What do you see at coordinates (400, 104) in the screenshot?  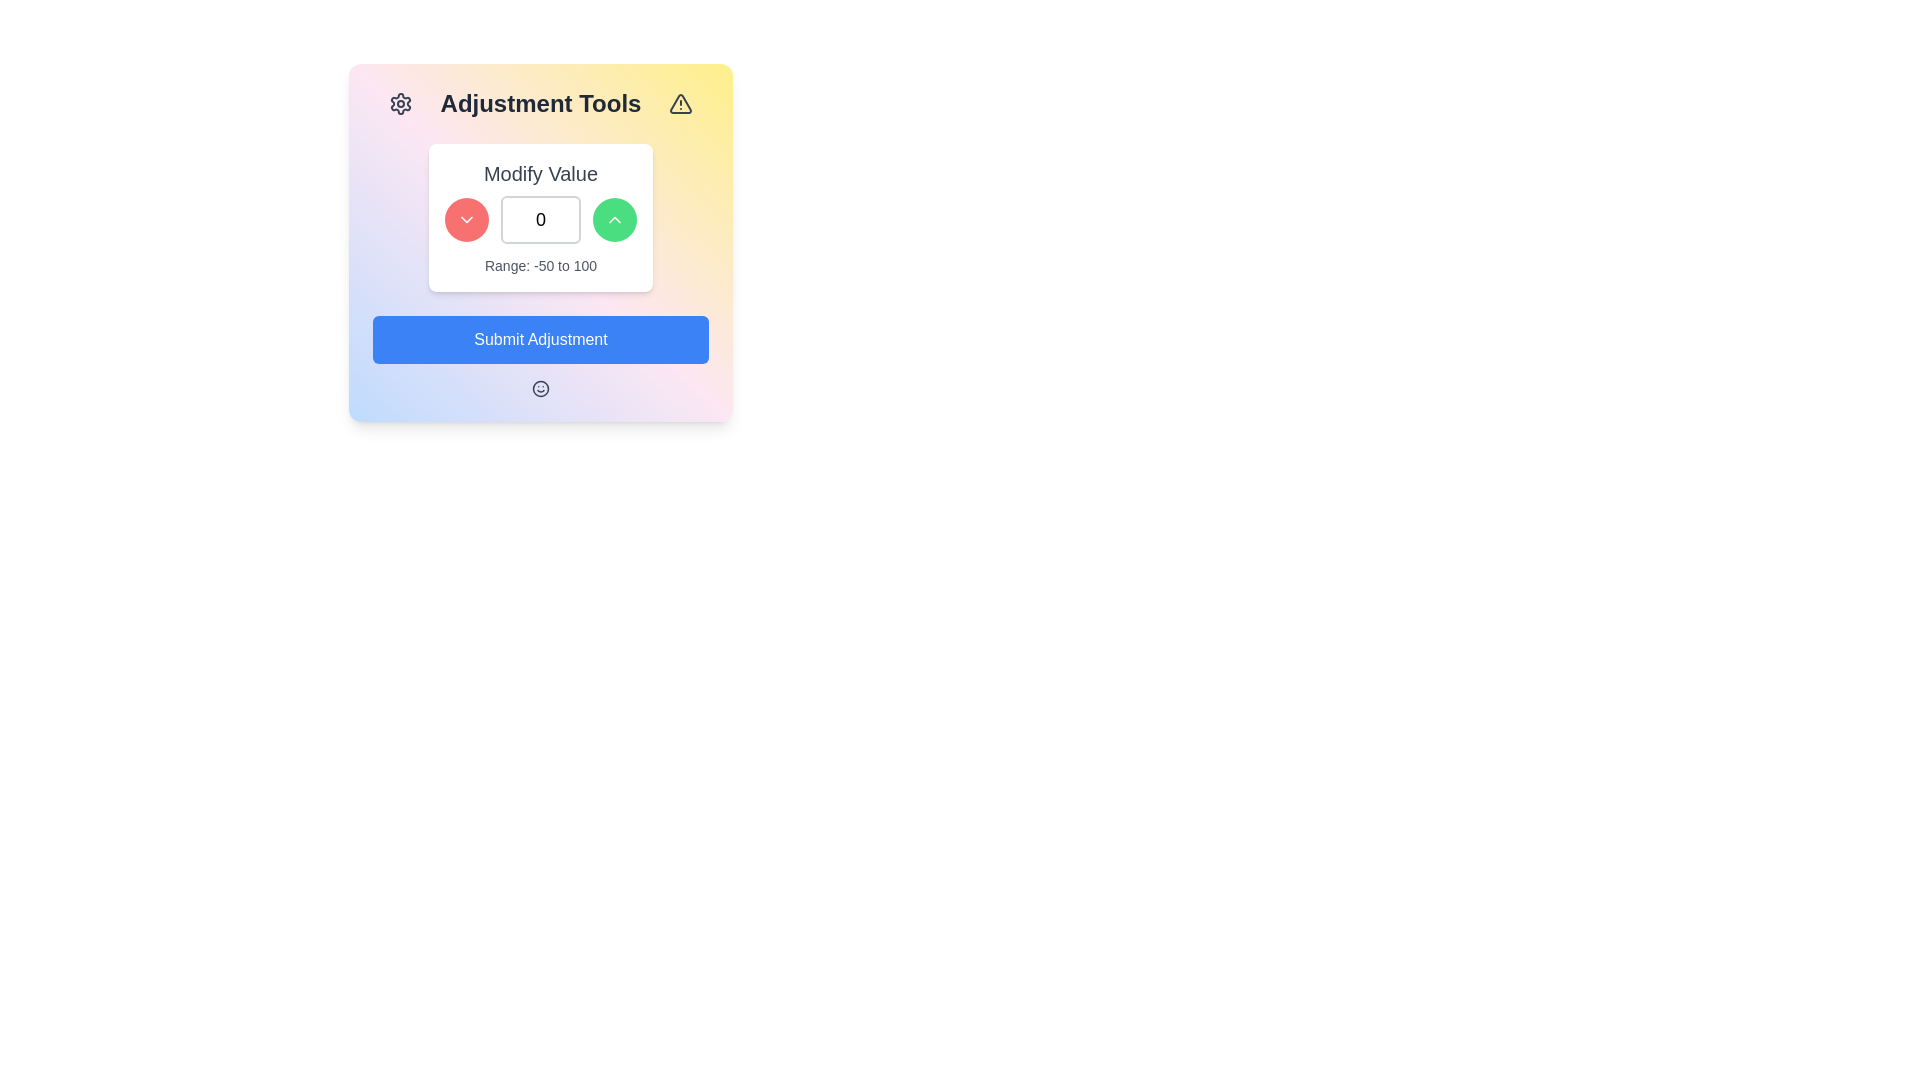 I see `the settings icon button located` at bounding box center [400, 104].